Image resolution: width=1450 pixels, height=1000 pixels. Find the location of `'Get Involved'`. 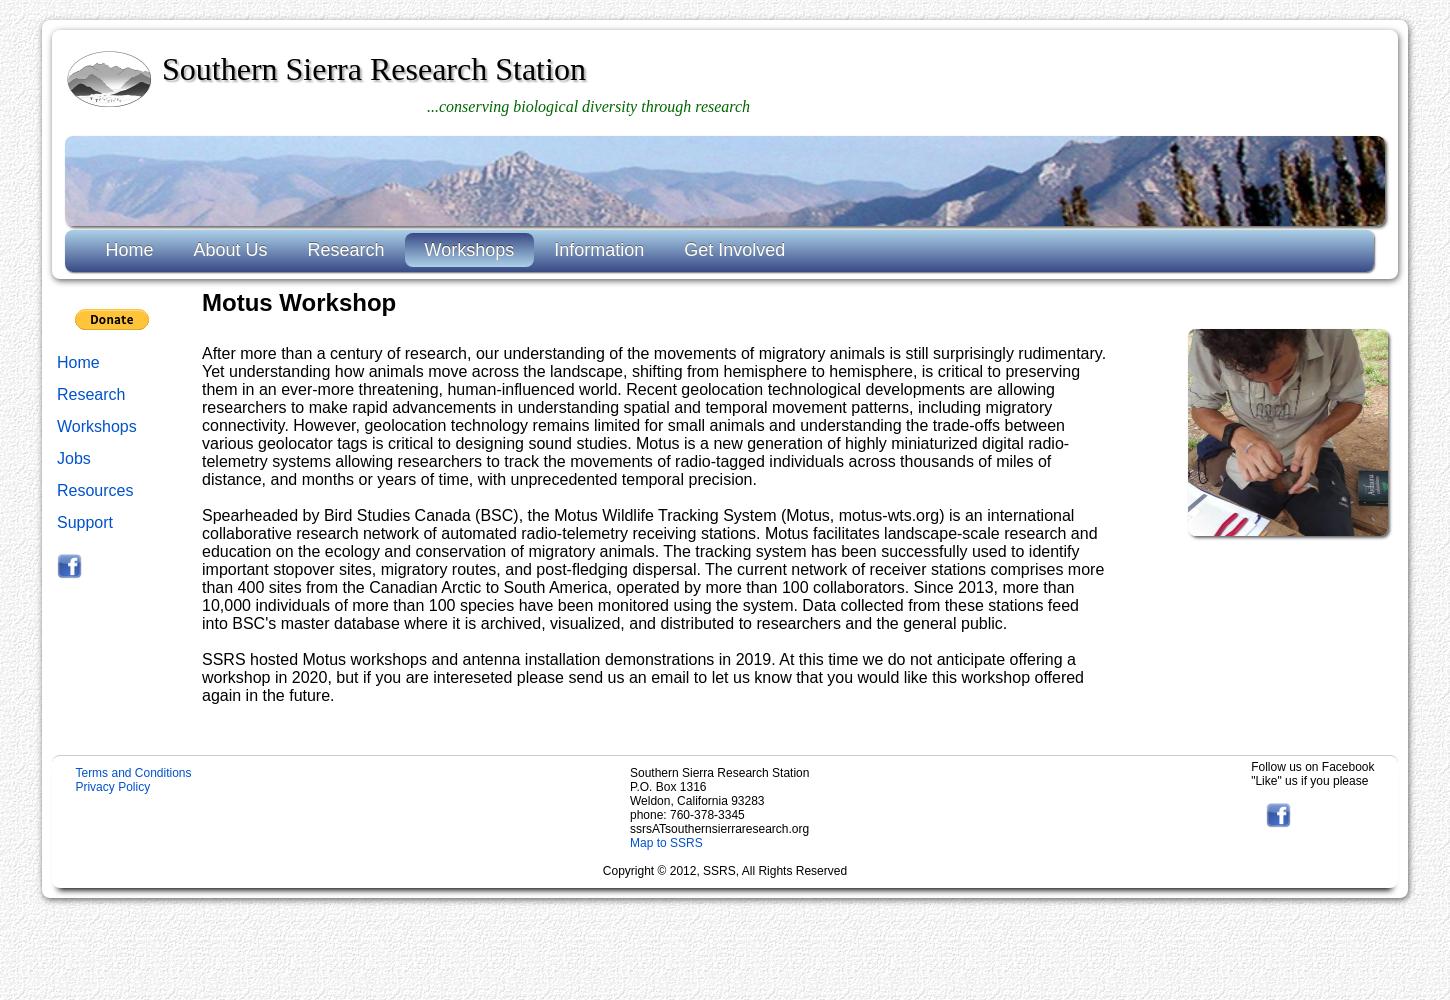

'Get Involved' is located at coordinates (734, 248).